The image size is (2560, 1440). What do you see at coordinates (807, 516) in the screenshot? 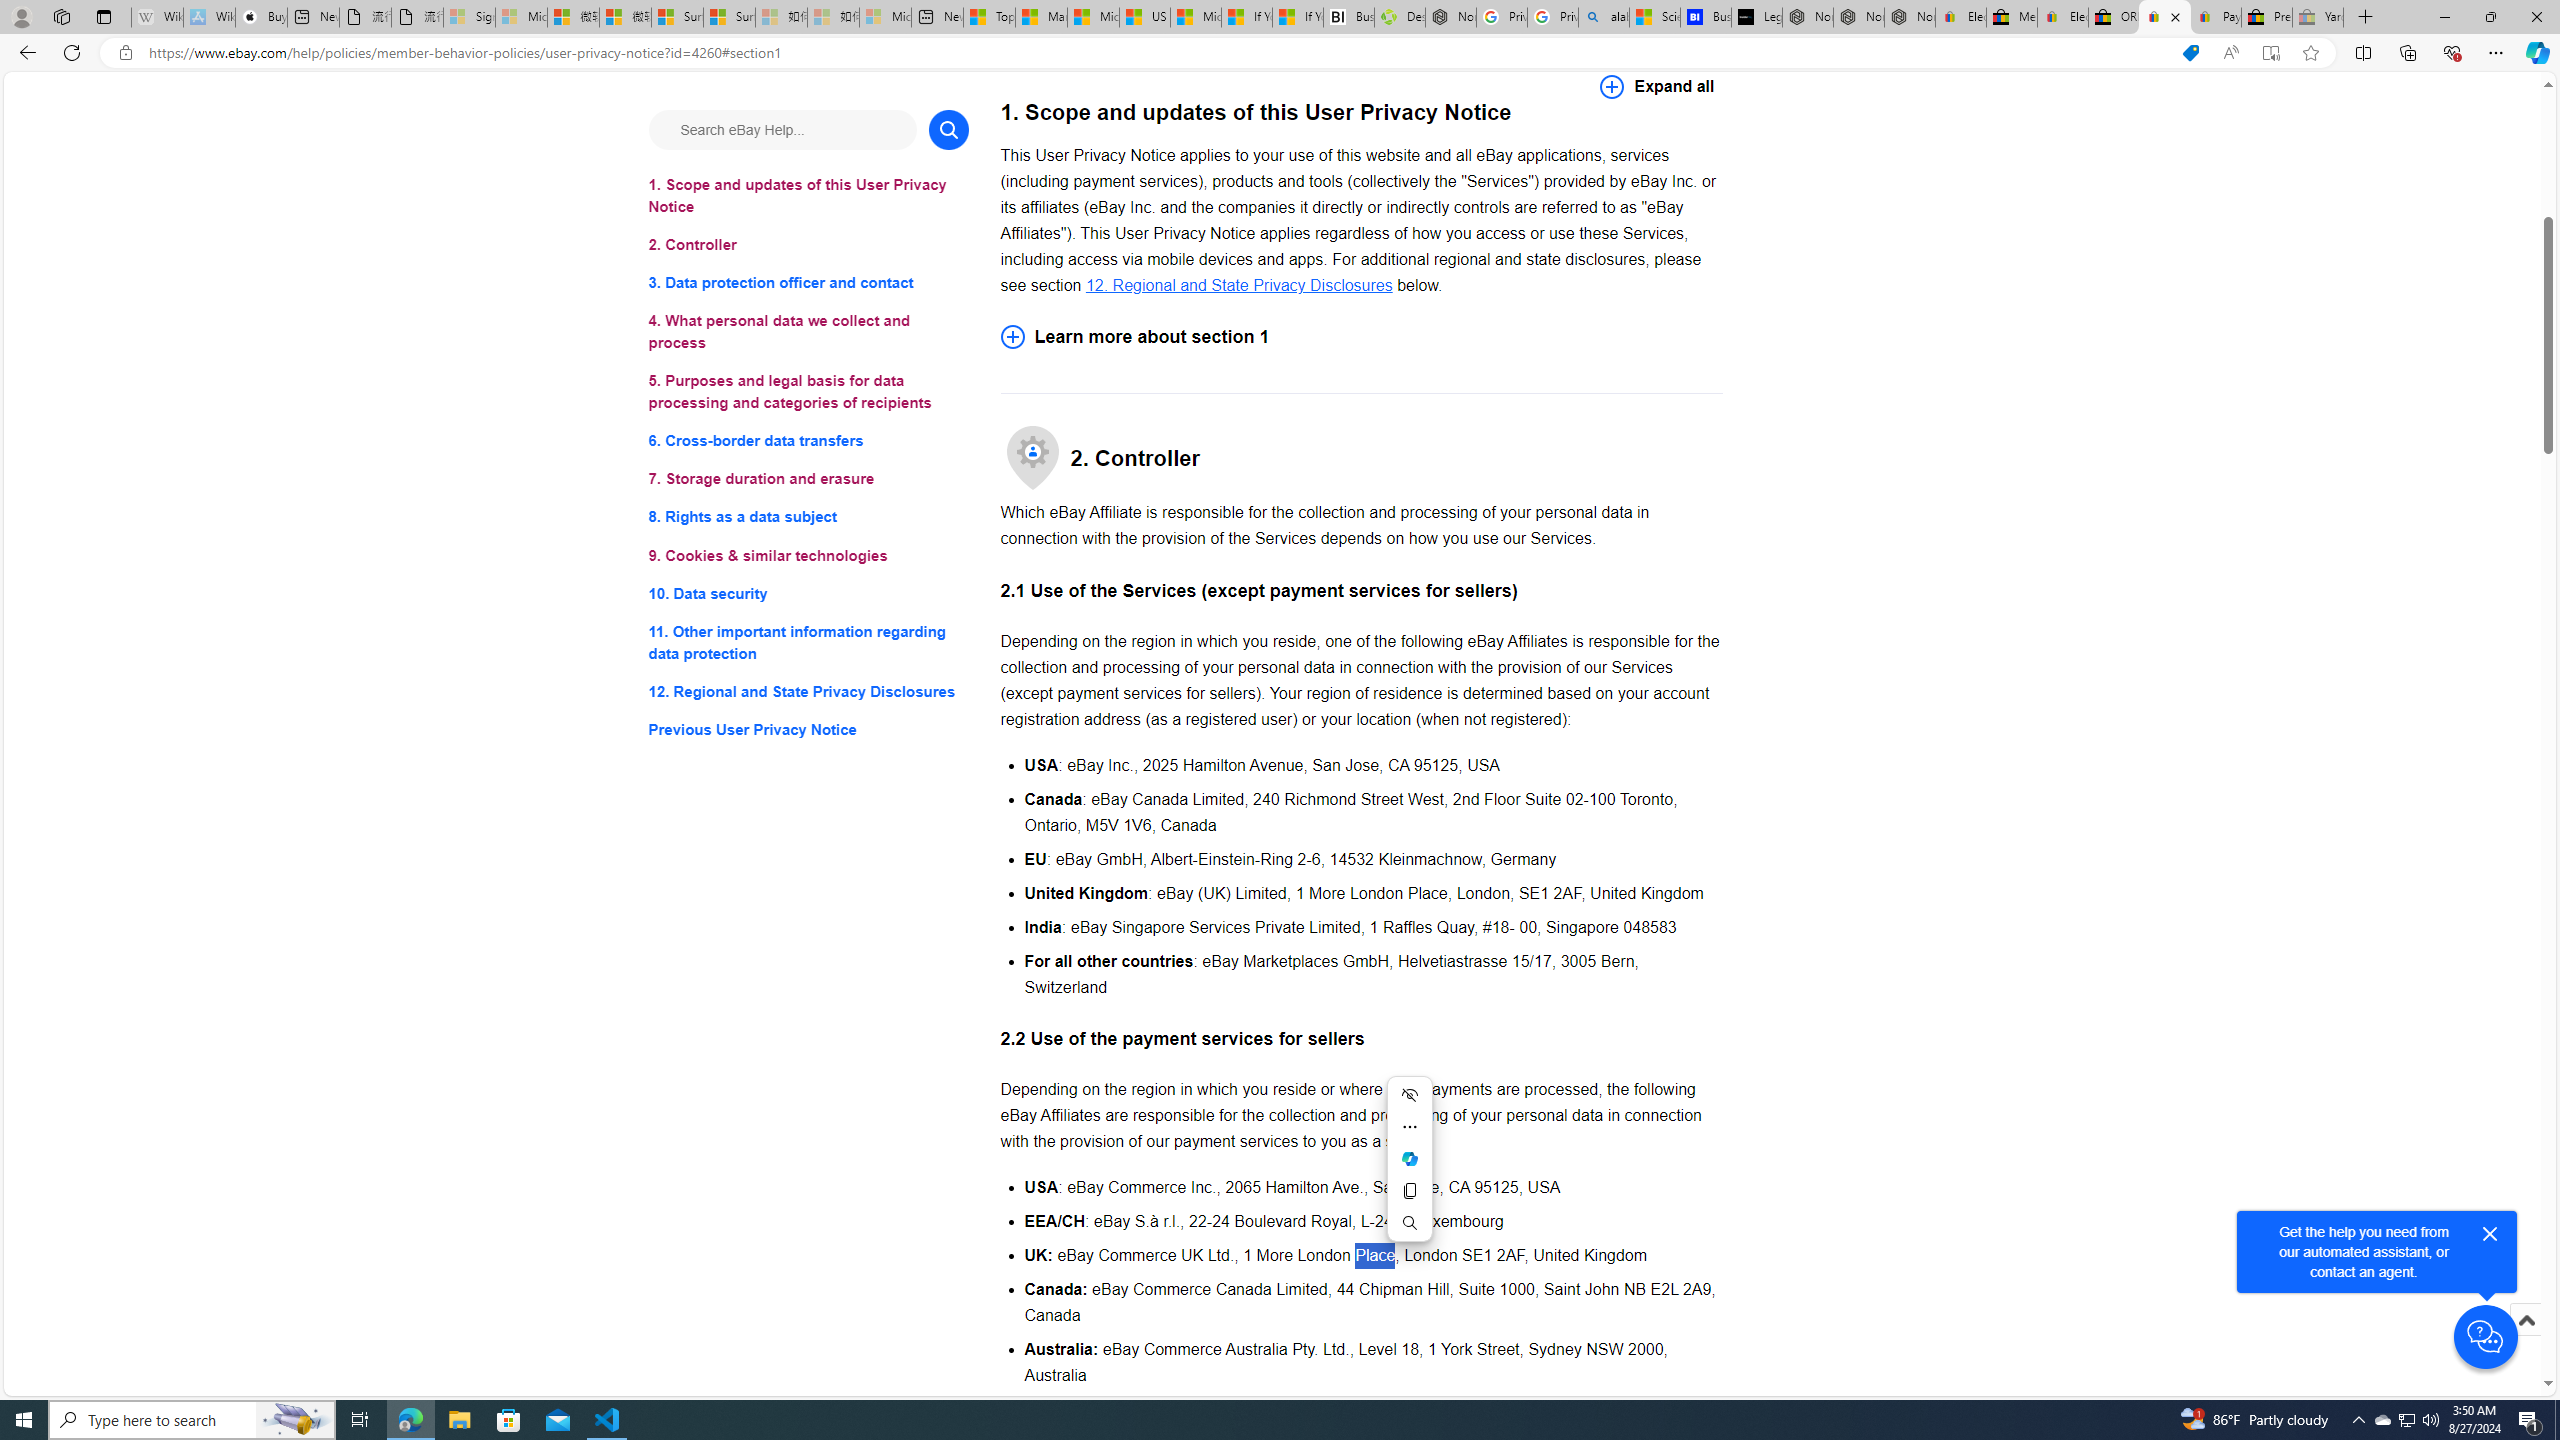
I see `'8. Rights as a data subject'` at bounding box center [807, 516].